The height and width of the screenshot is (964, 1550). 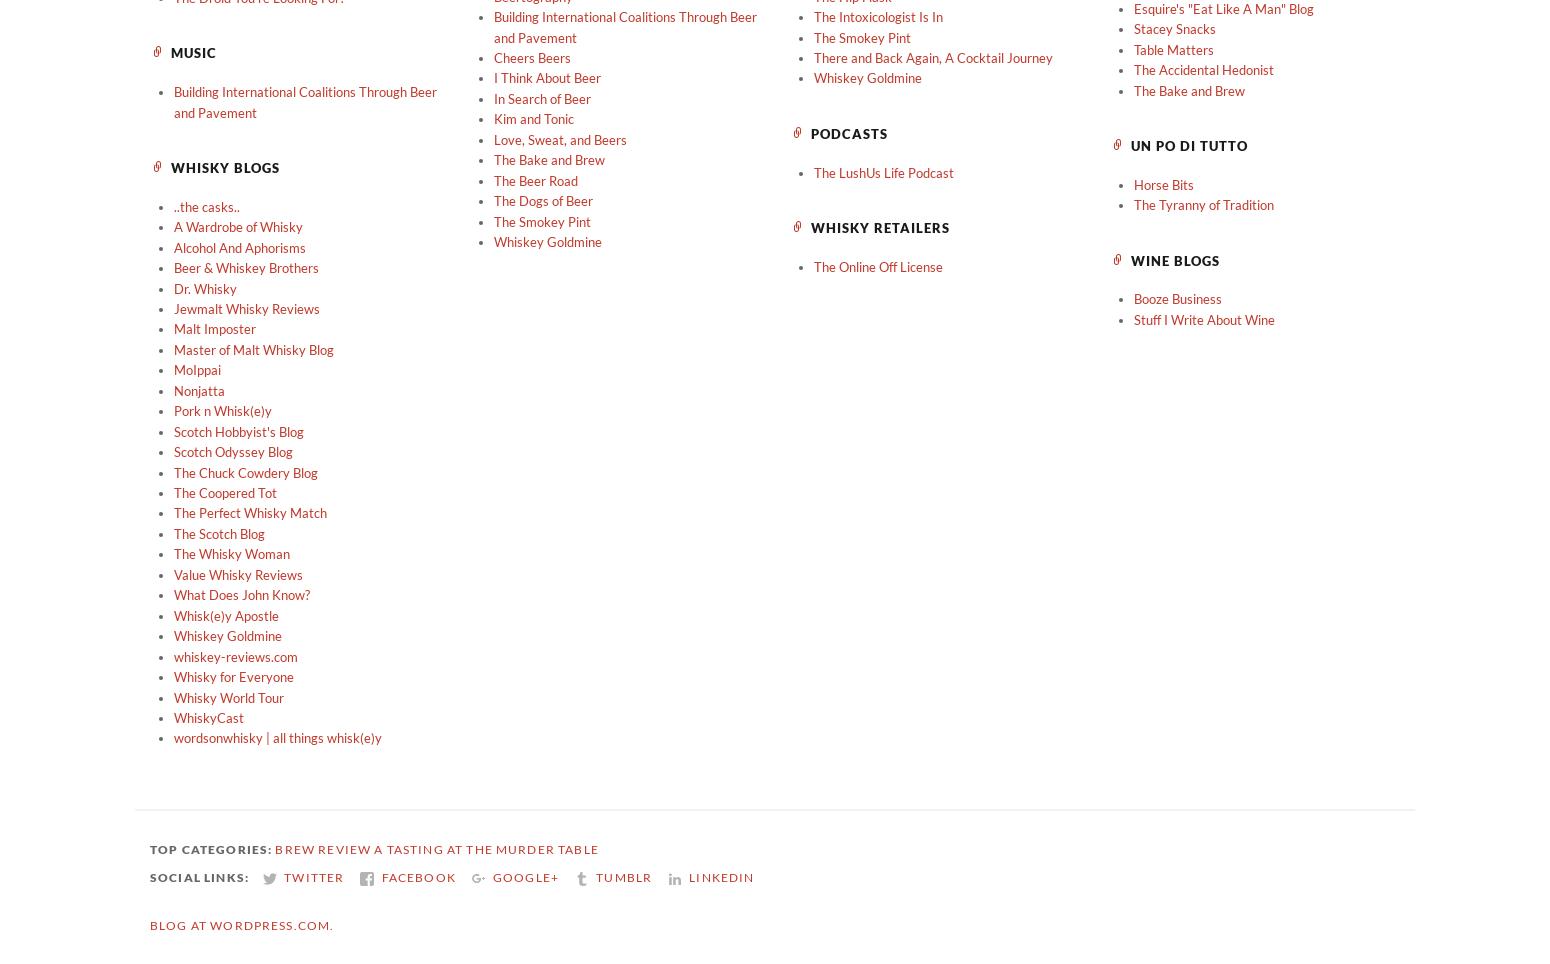 I want to click on 'Esquire's "Eat Like A Man" Blog', so click(x=1224, y=7).